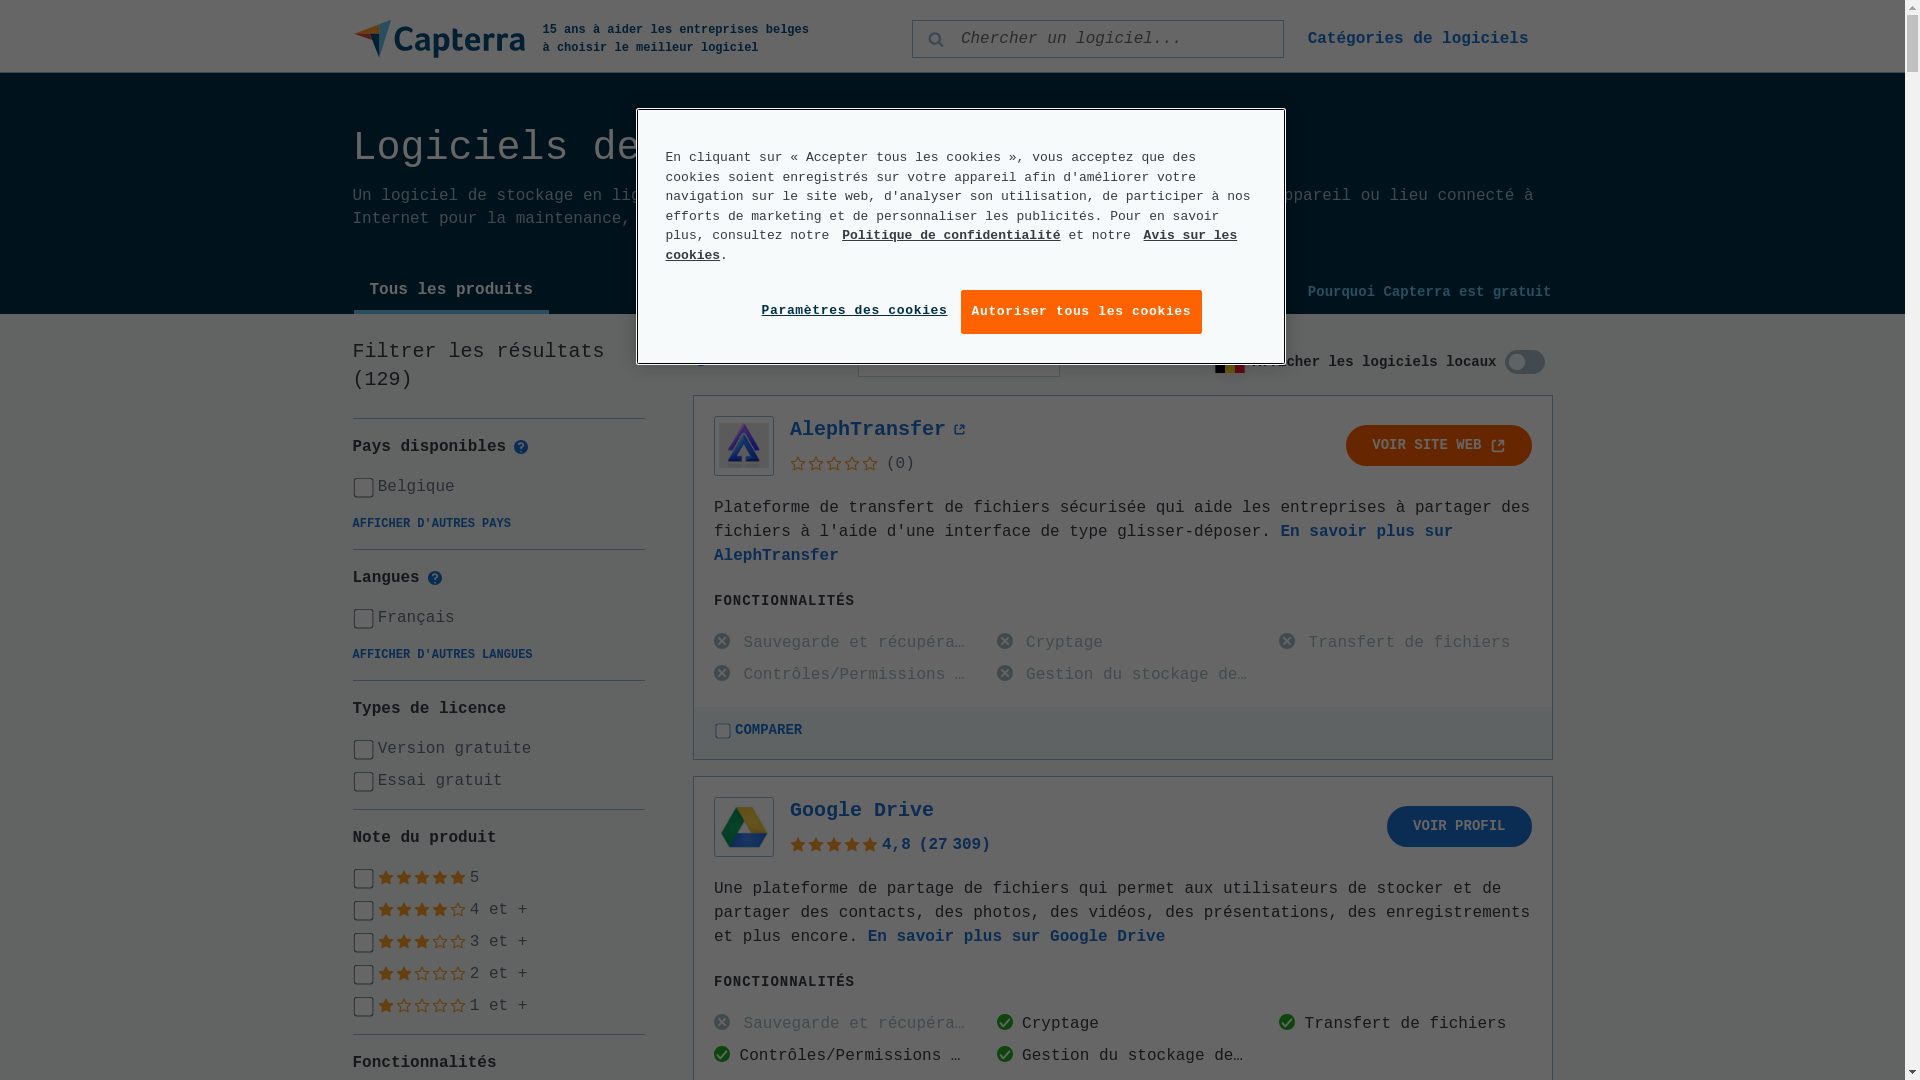  I want to click on '1 et +', so click(498, 1006).